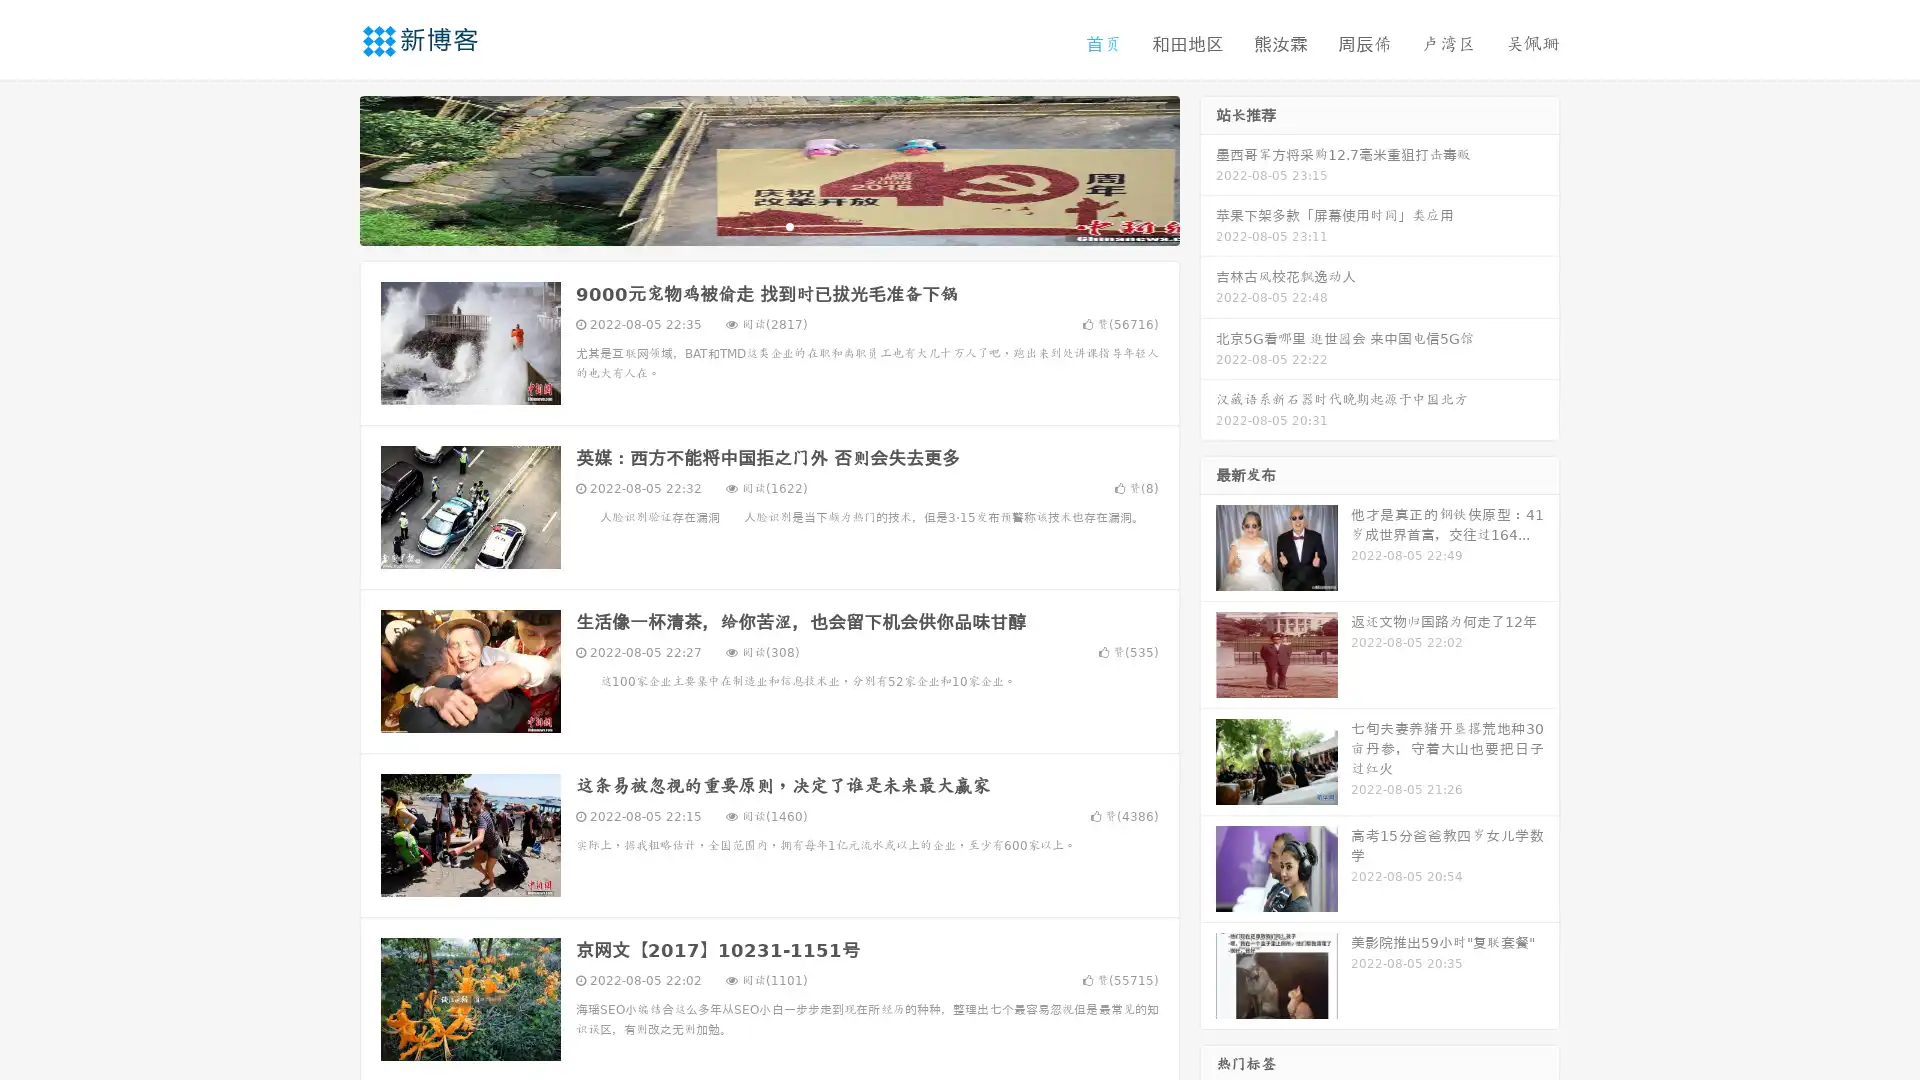 The image size is (1920, 1080). Describe the element at coordinates (330, 168) in the screenshot. I see `Previous slide` at that location.